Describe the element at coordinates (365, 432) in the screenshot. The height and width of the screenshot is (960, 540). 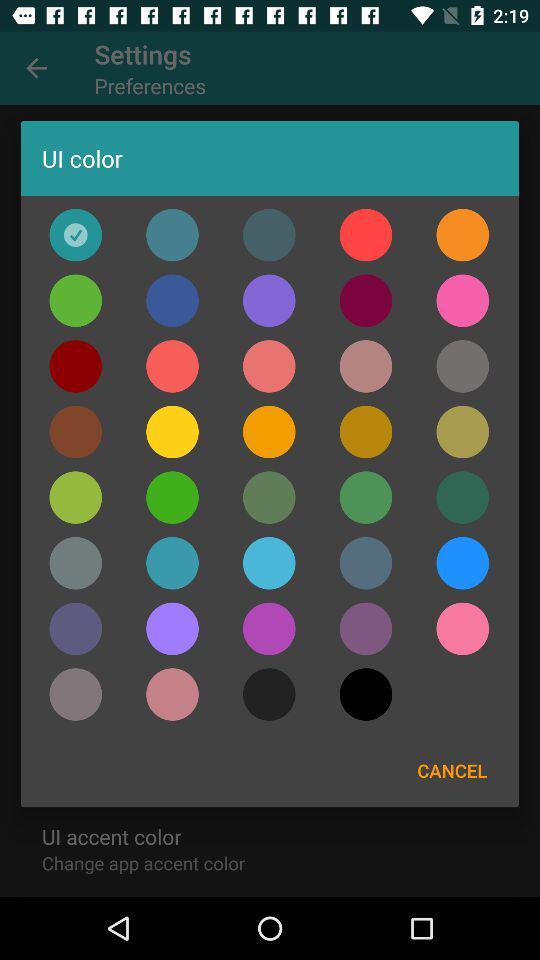
I see `ui color` at that location.